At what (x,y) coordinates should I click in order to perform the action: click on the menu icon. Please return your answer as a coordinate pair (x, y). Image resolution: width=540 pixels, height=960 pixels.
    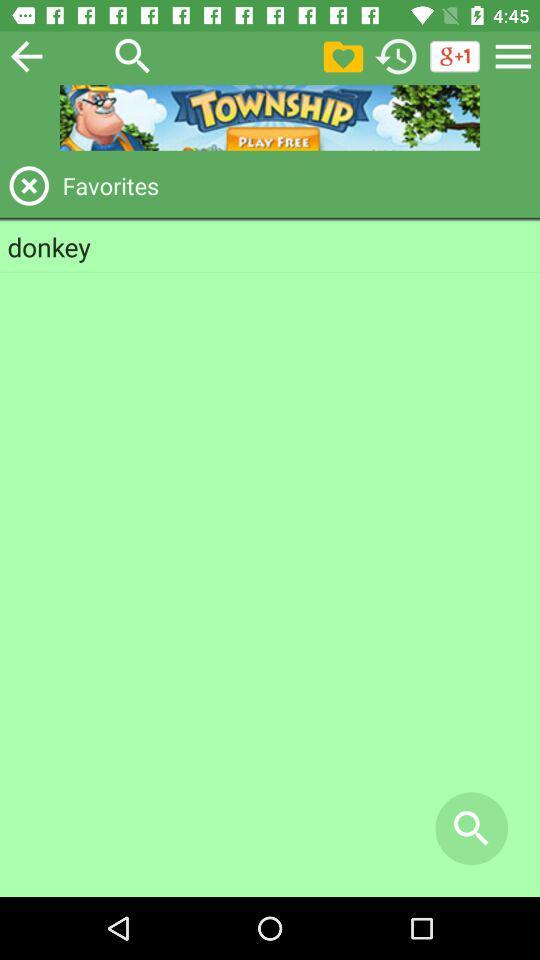
    Looking at the image, I should click on (513, 55).